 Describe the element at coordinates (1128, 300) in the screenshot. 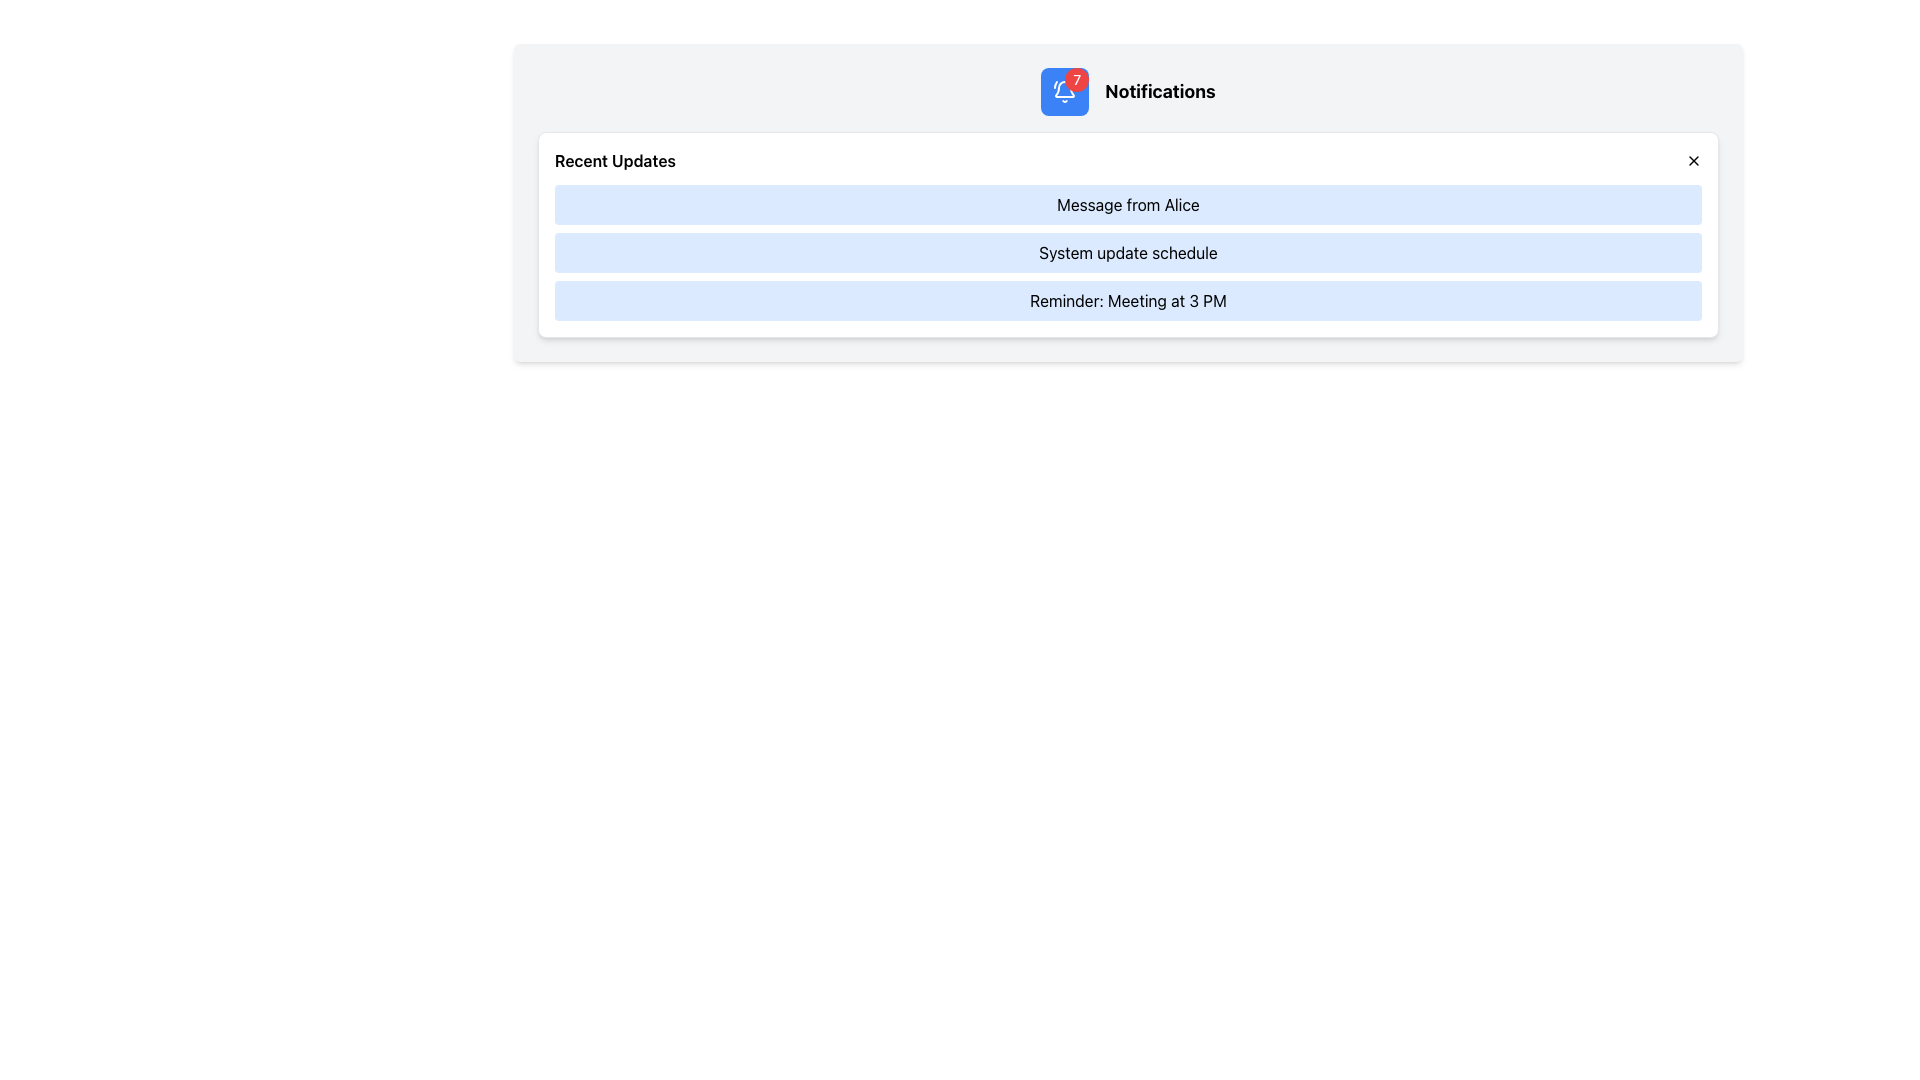

I see `notification banner indicating an upcoming meeting scheduled at 3 PM located in the 'Recent Updates' section, which is the third entry below 'Message from Alice' and 'System update schedule'` at that location.